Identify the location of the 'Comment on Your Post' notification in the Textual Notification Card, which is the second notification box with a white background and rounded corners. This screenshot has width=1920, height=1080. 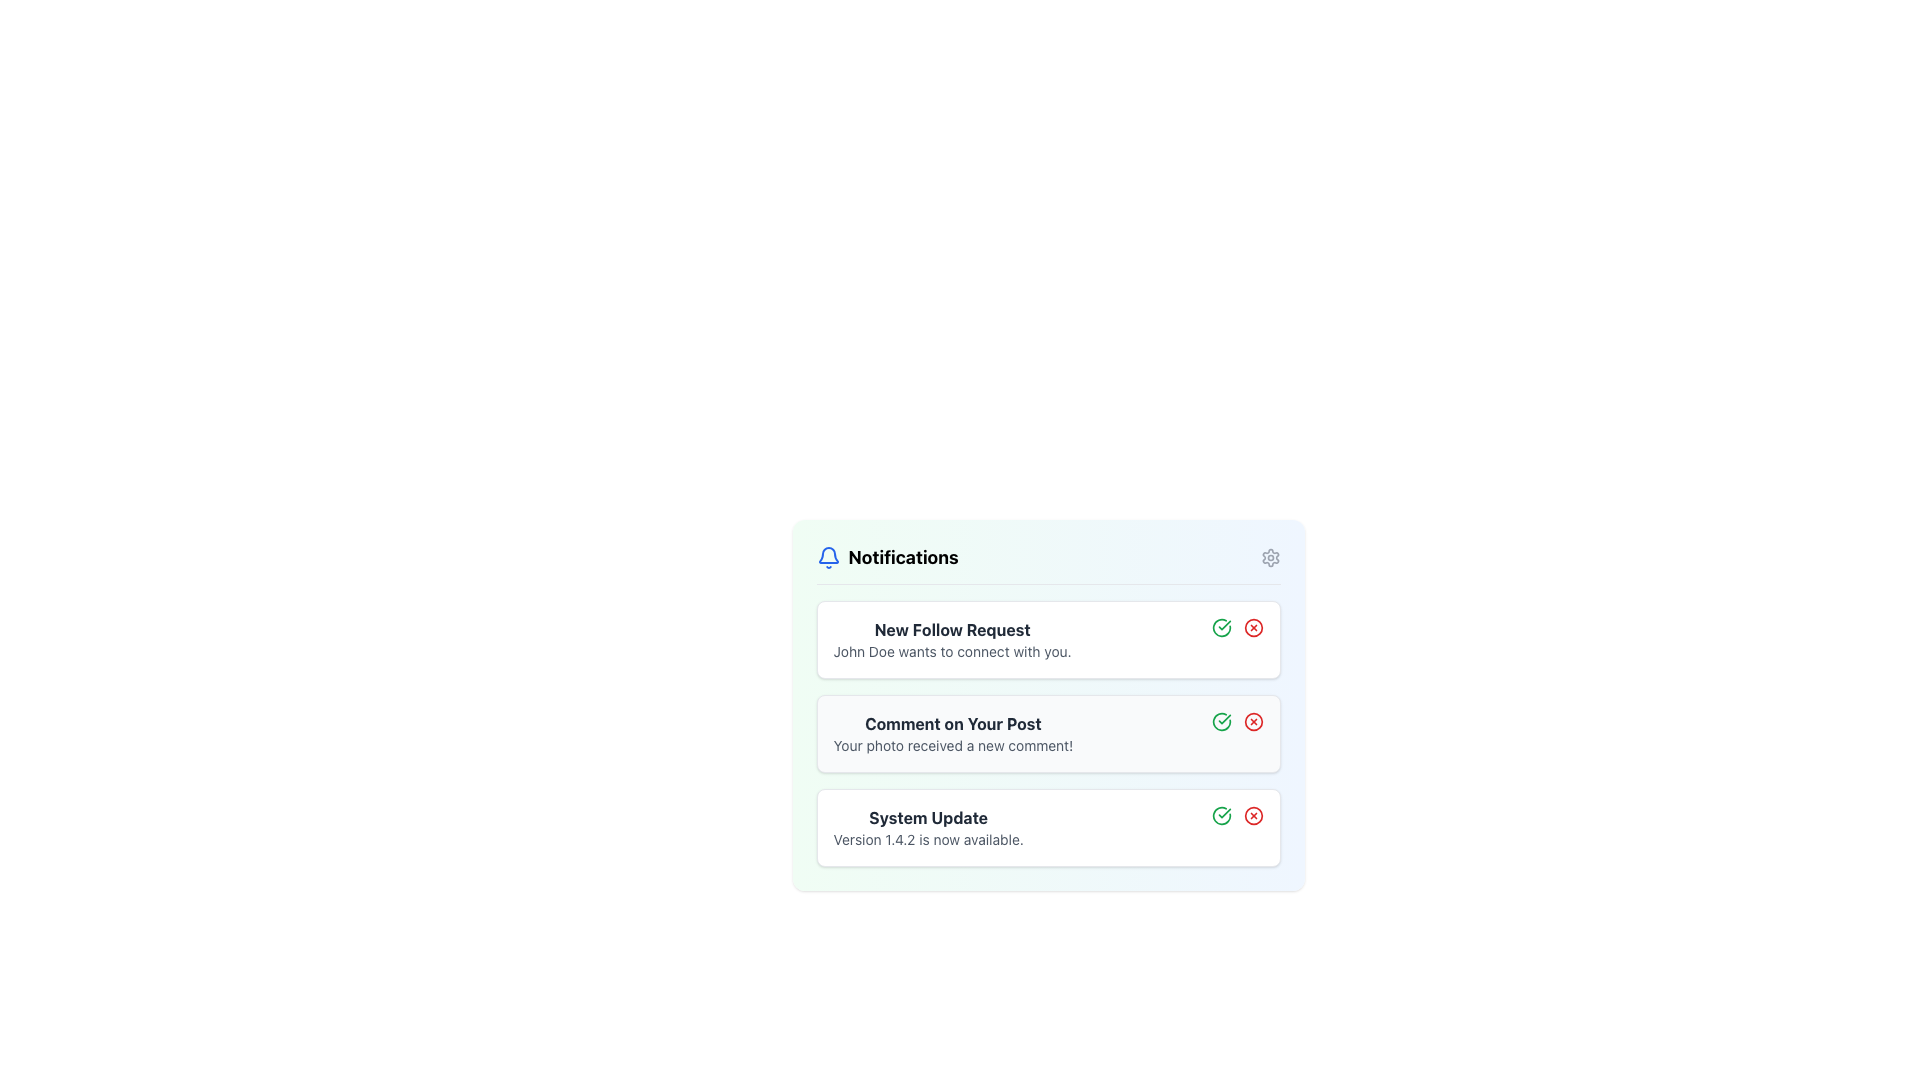
(1047, 704).